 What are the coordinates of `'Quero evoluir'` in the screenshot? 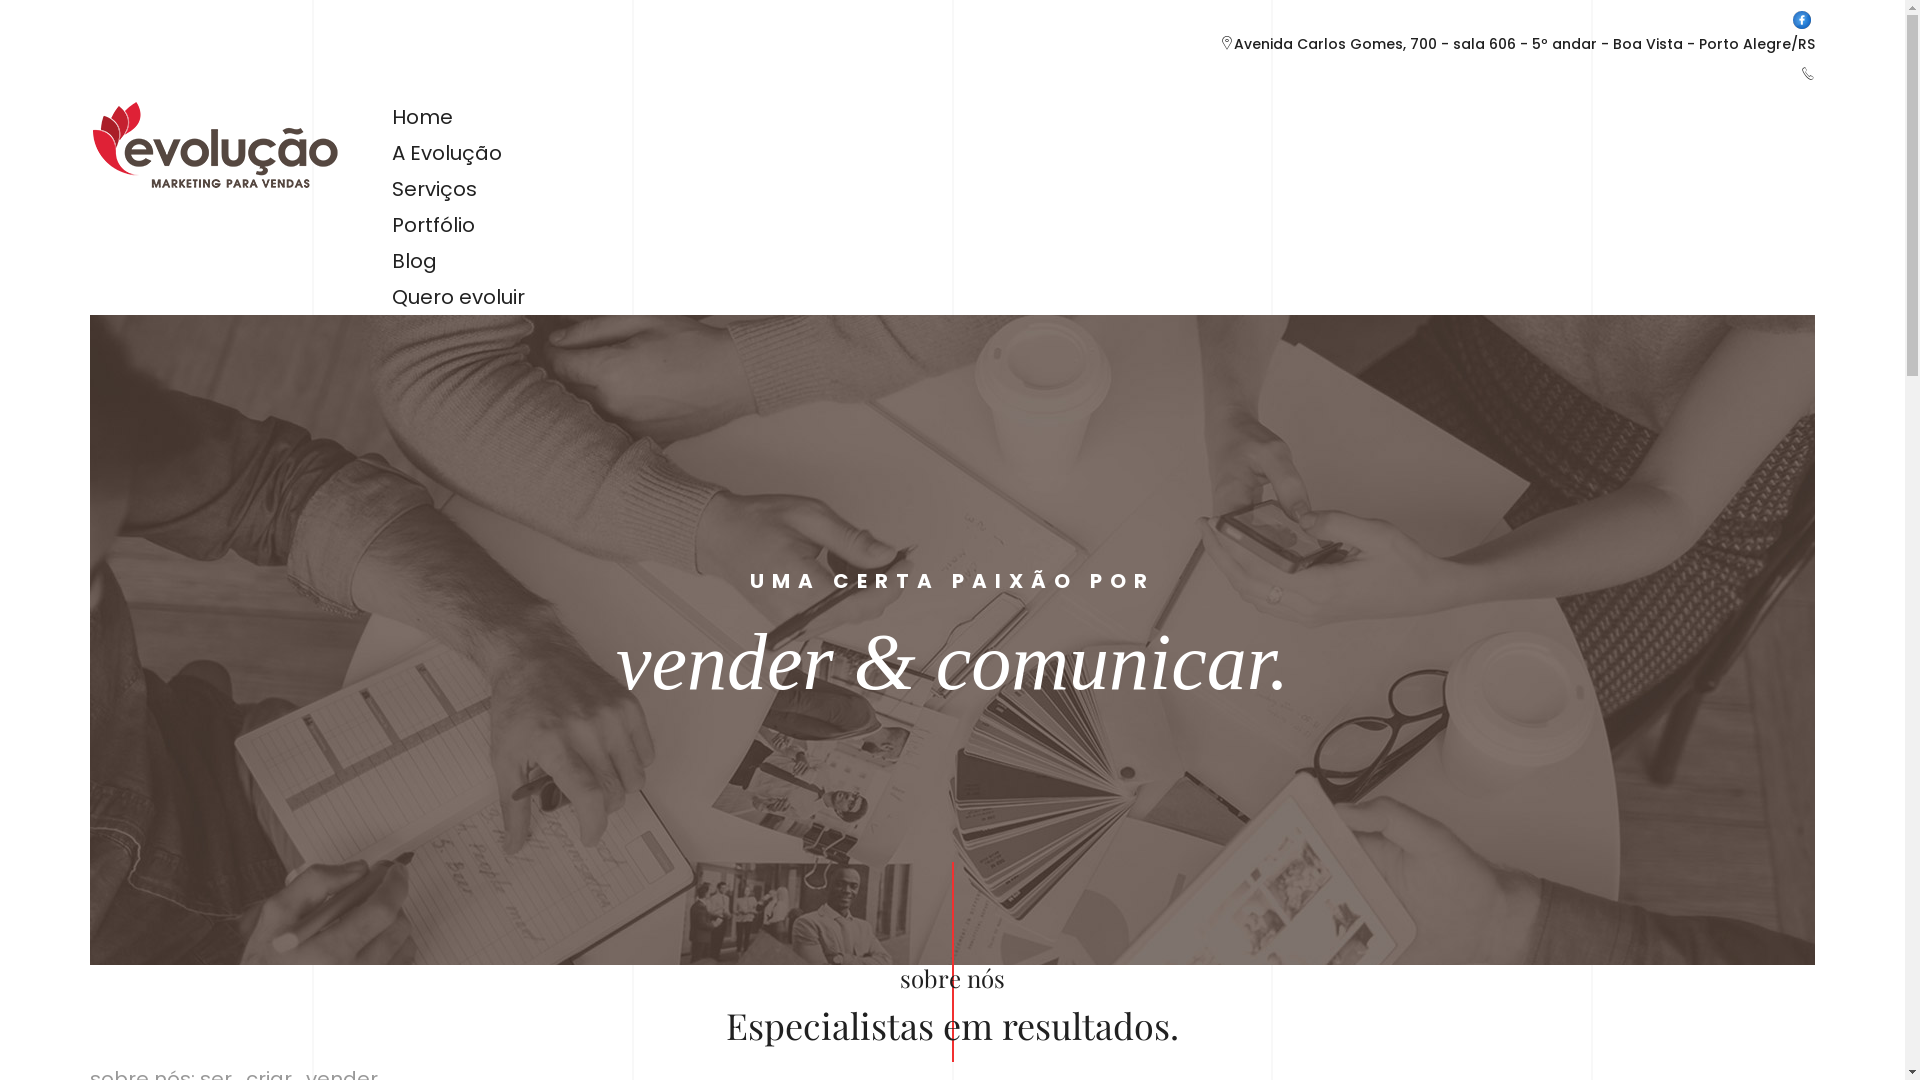 It's located at (457, 297).